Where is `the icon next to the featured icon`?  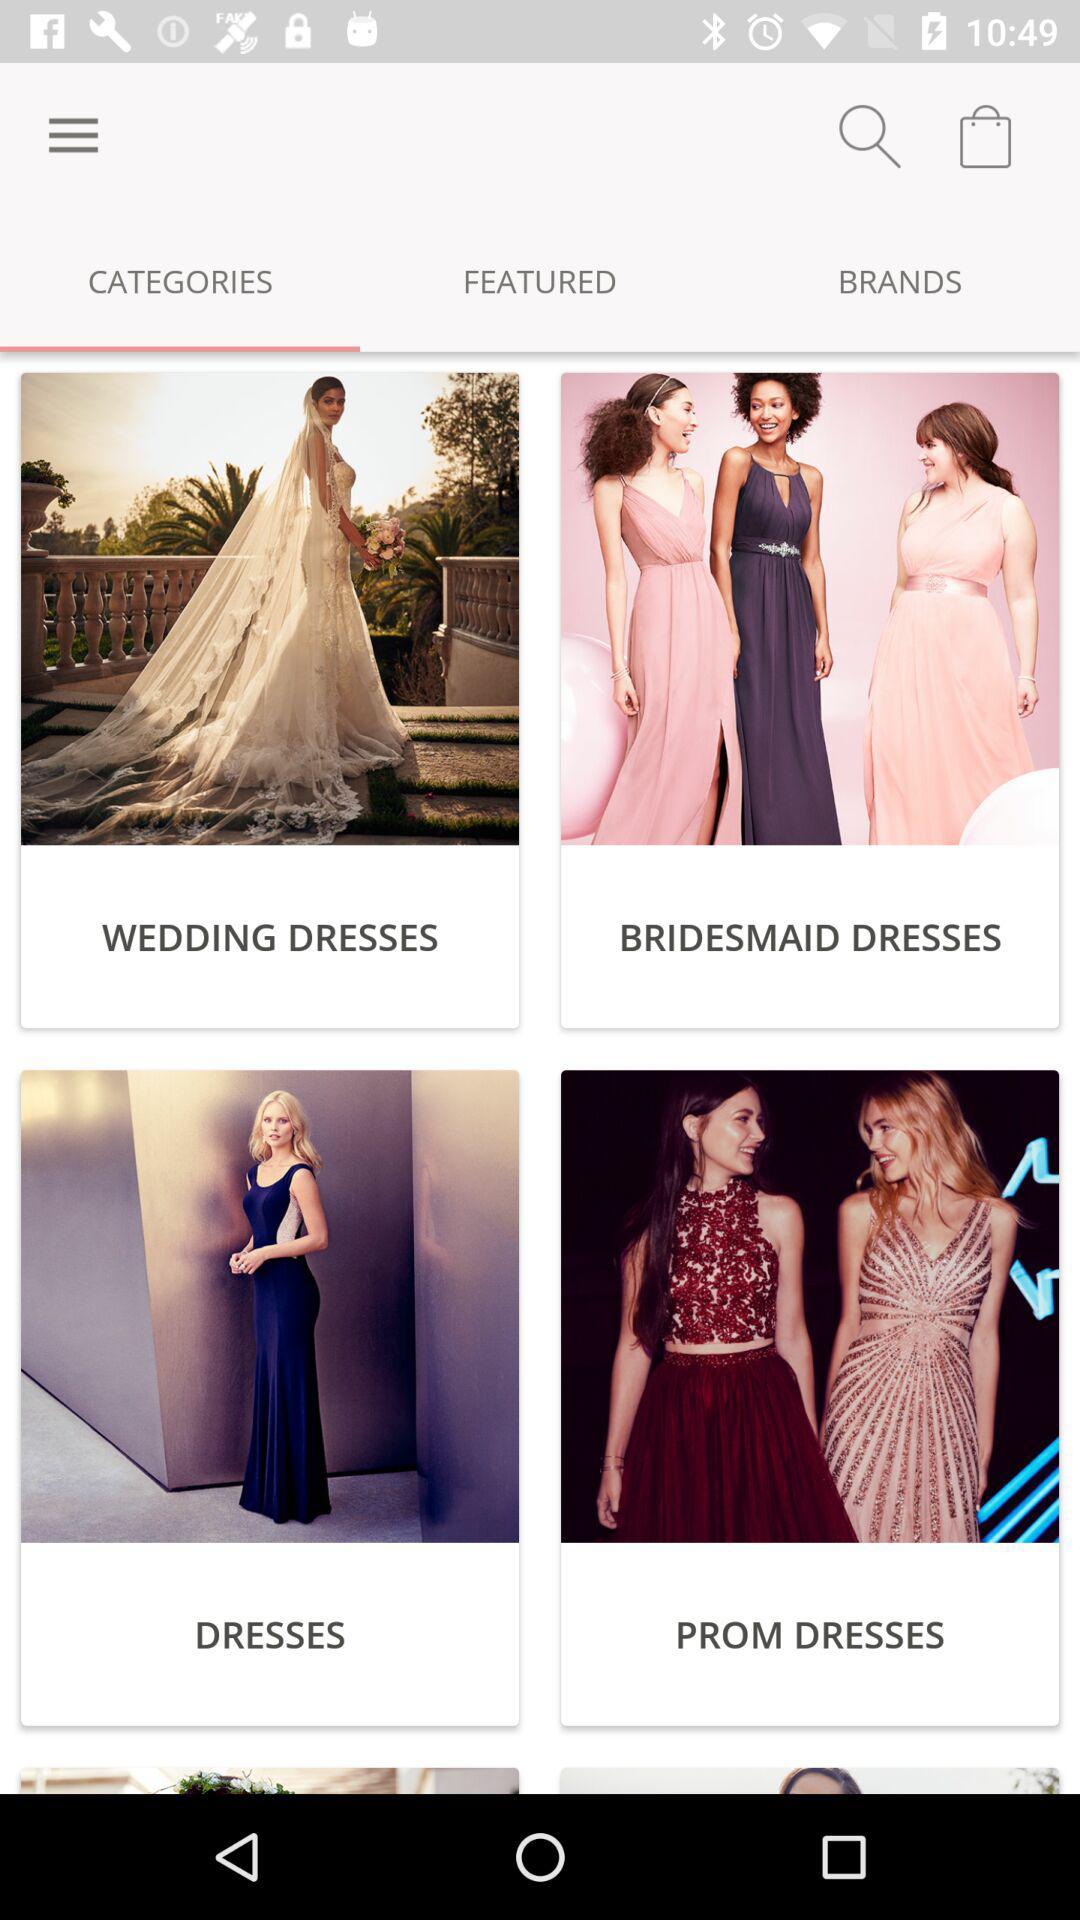
the icon next to the featured icon is located at coordinates (898, 279).